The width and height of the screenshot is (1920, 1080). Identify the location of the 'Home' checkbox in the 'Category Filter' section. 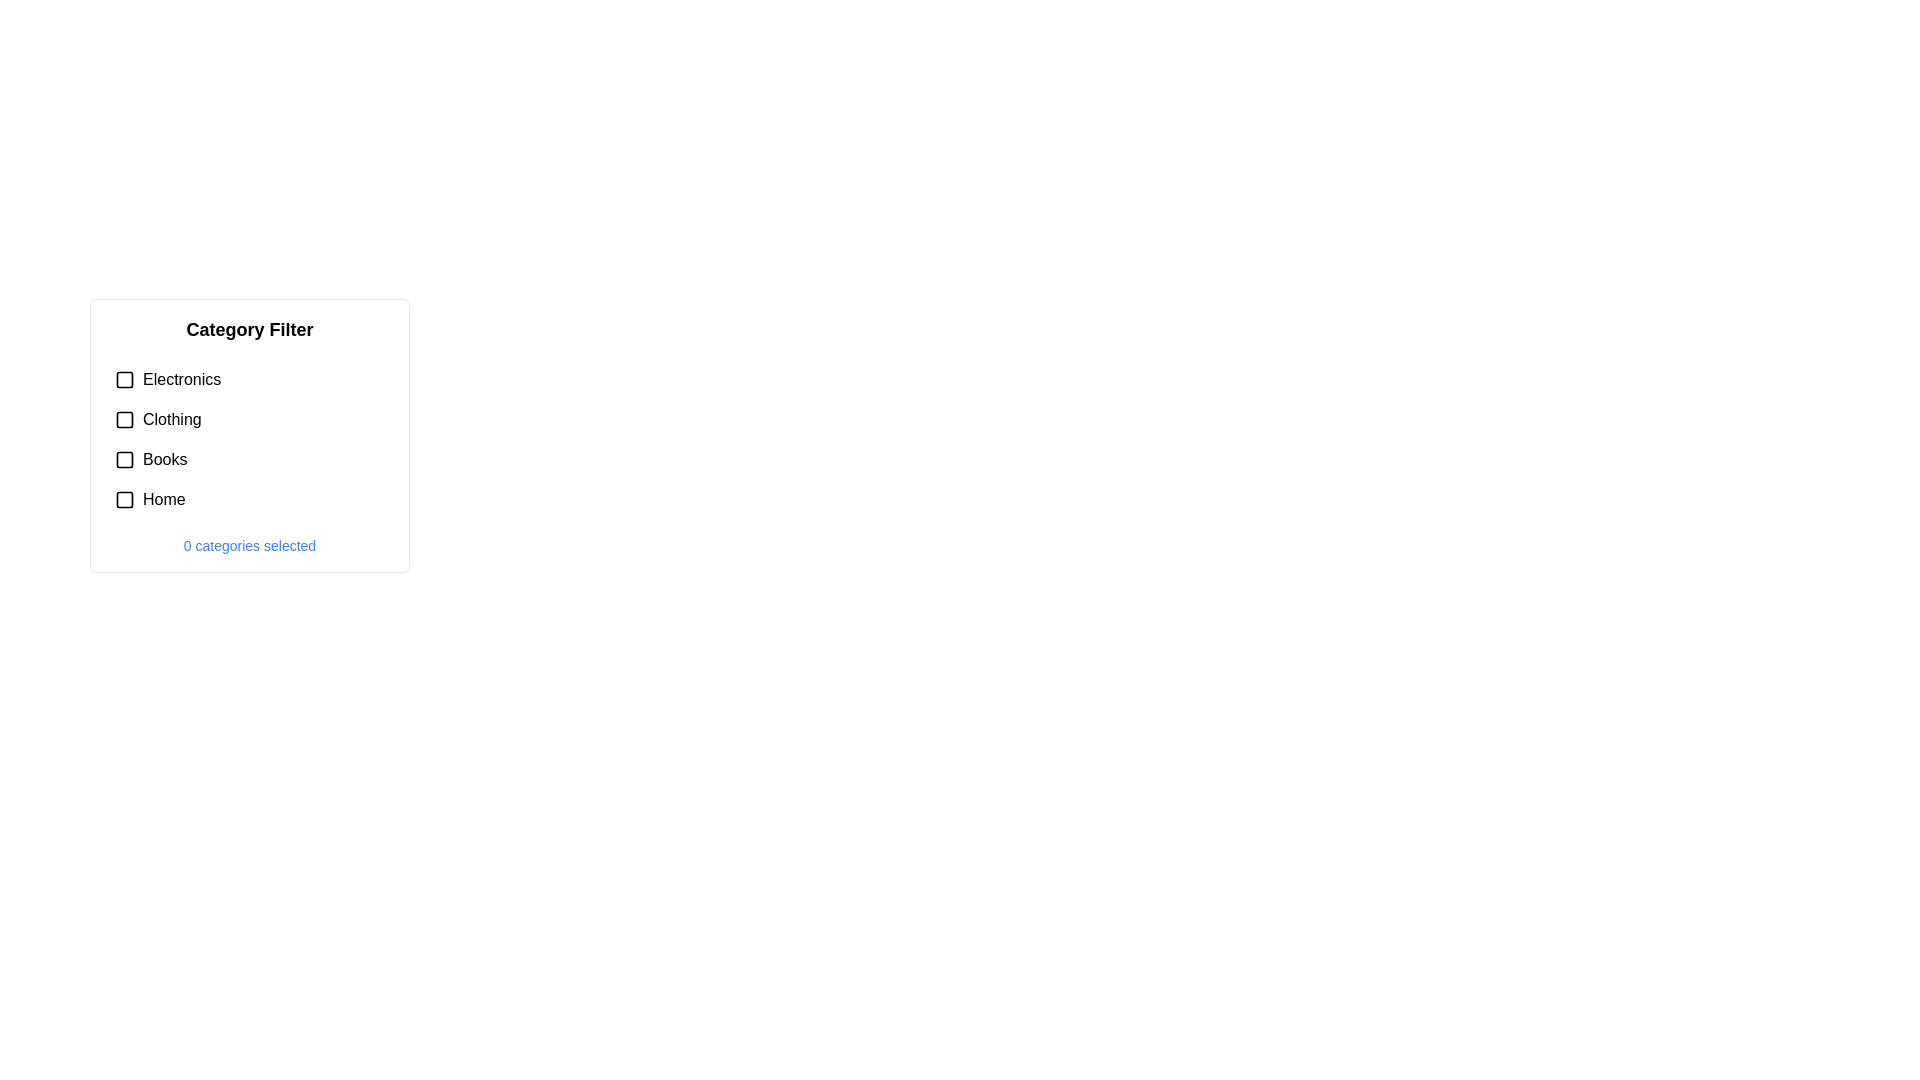
(248, 499).